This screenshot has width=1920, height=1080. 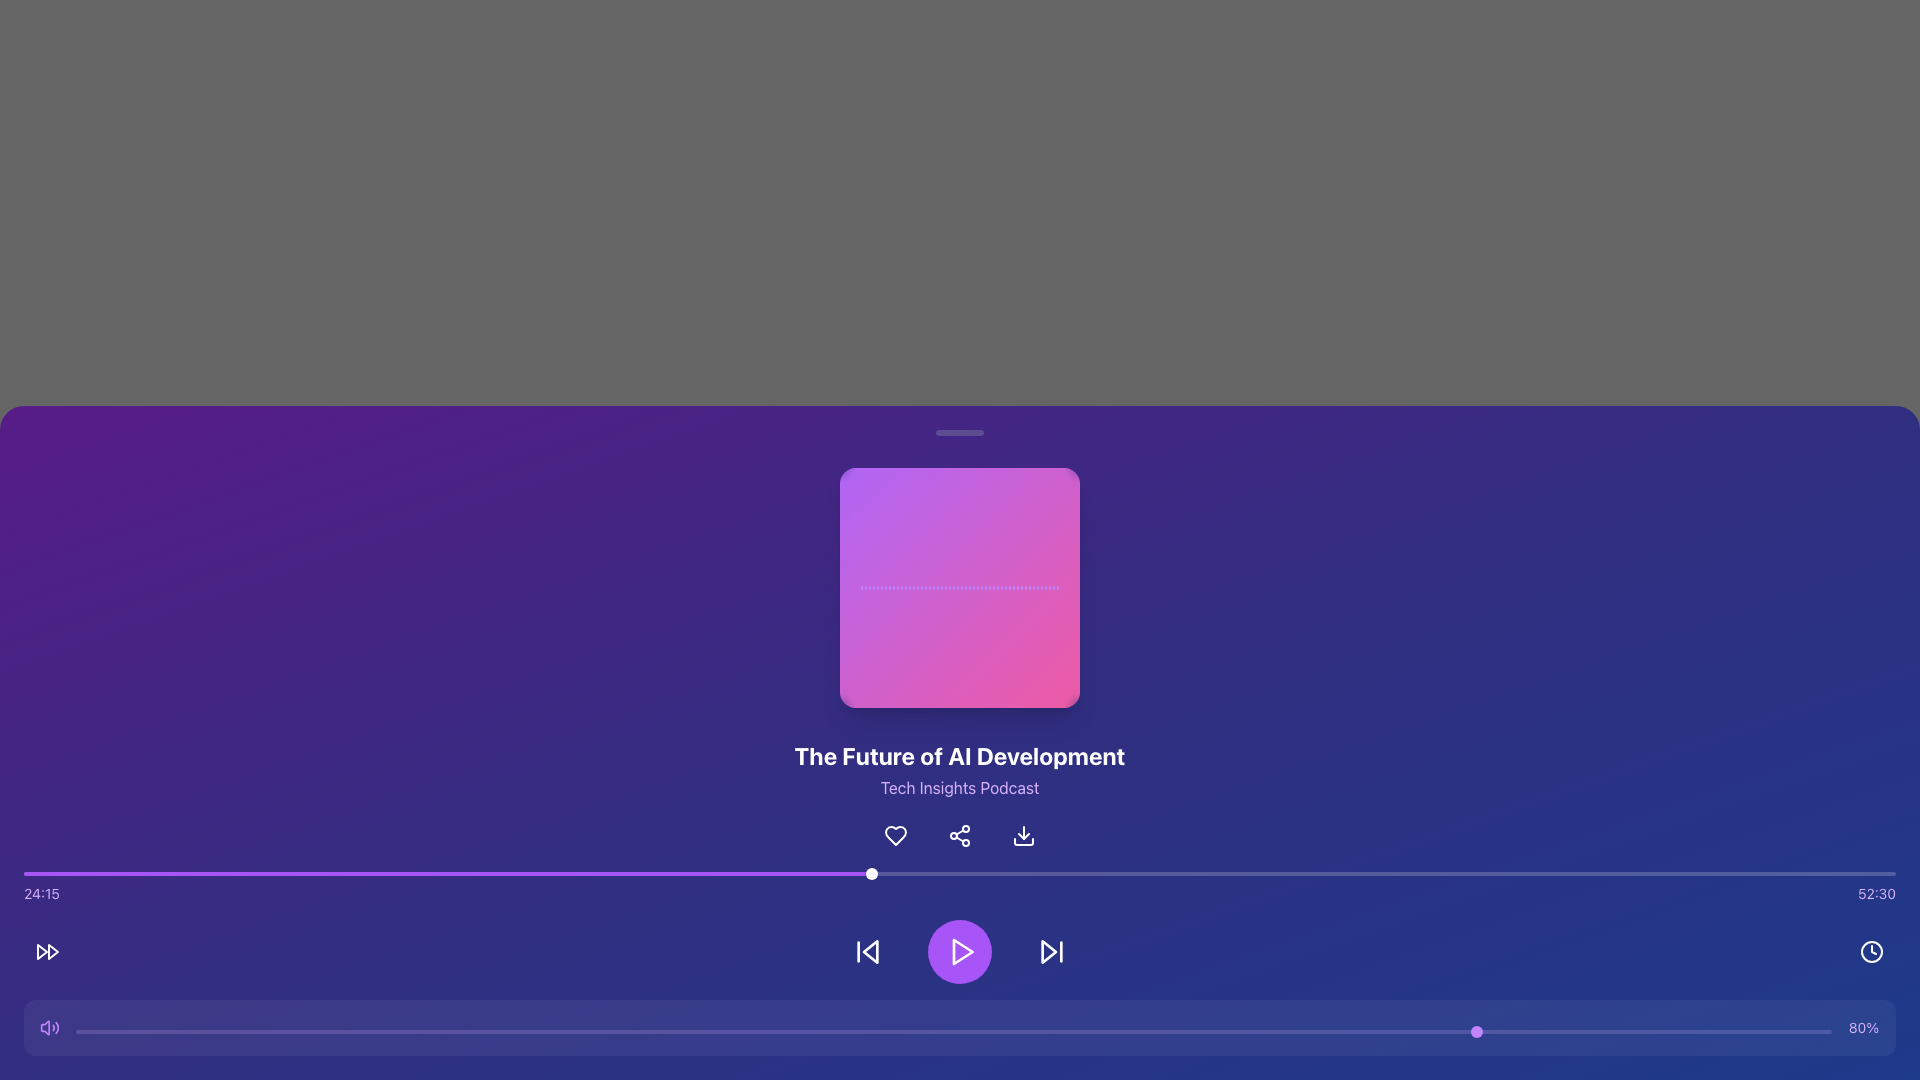 What do you see at coordinates (1871, 951) in the screenshot?
I see `the clock icon located at the bottom-right of the interface` at bounding box center [1871, 951].